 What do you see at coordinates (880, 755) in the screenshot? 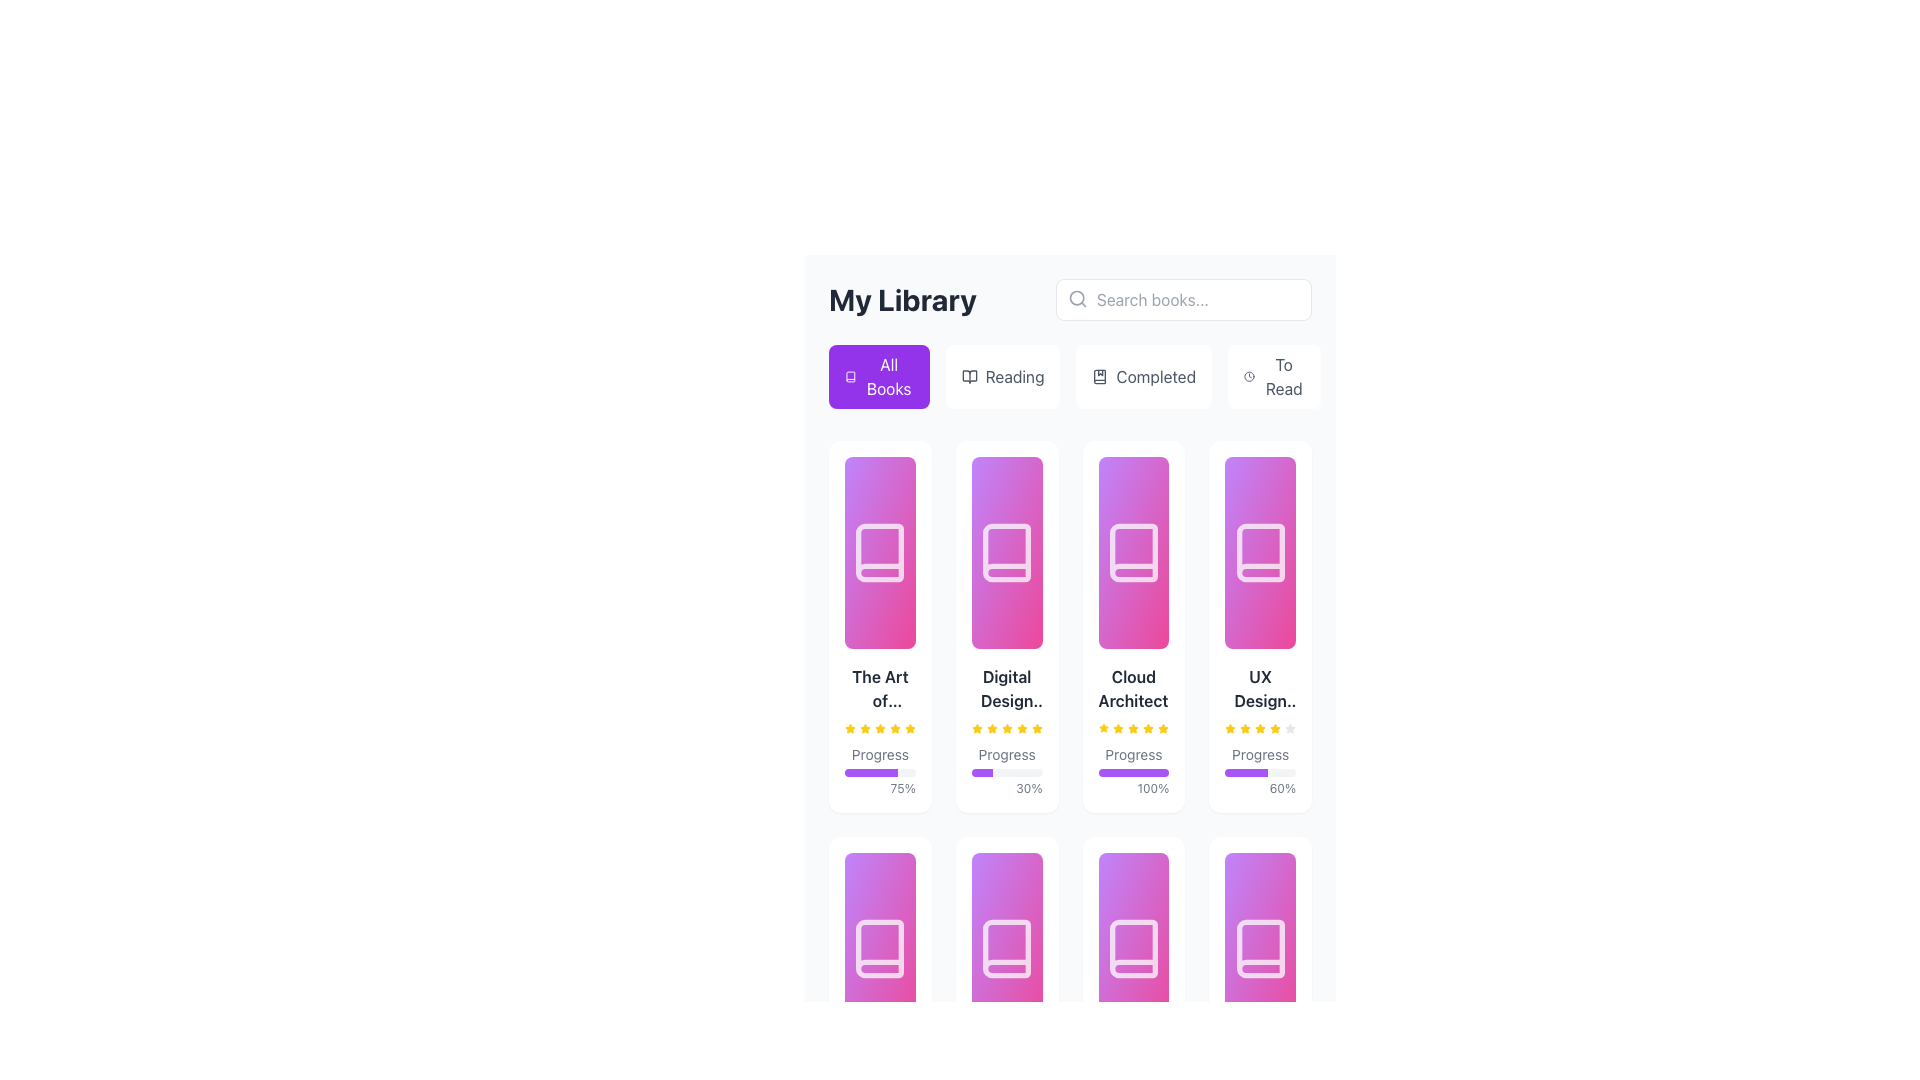
I see `the 'Progress' text label, which displays the text in small gray font above the progress bar in the book detail card for 'The Art of...'` at bounding box center [880, 755].